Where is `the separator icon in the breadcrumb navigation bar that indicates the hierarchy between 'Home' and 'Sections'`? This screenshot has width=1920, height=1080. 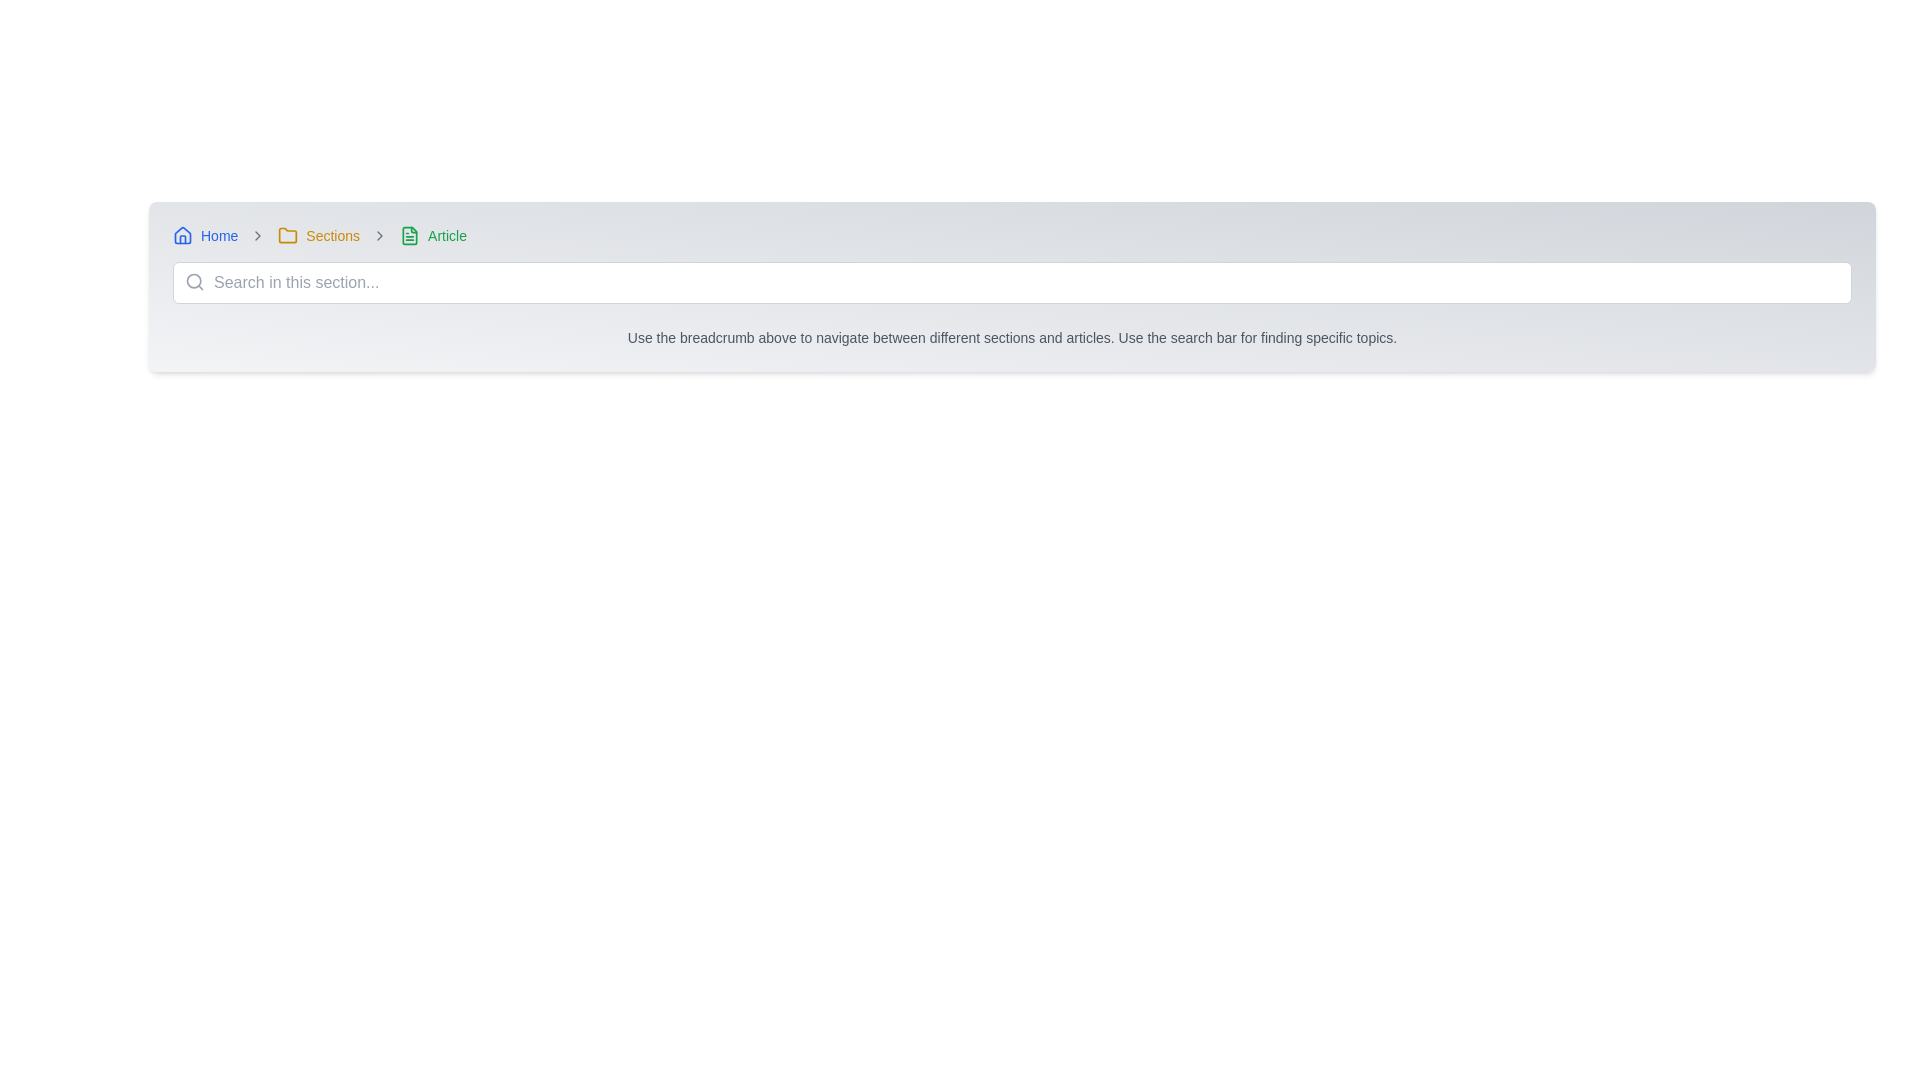 the separator icon in the breadcrumb navigation bar that indicates the hierarchy between 'Home' and 'Sections' is located at coordinates (257, 234).